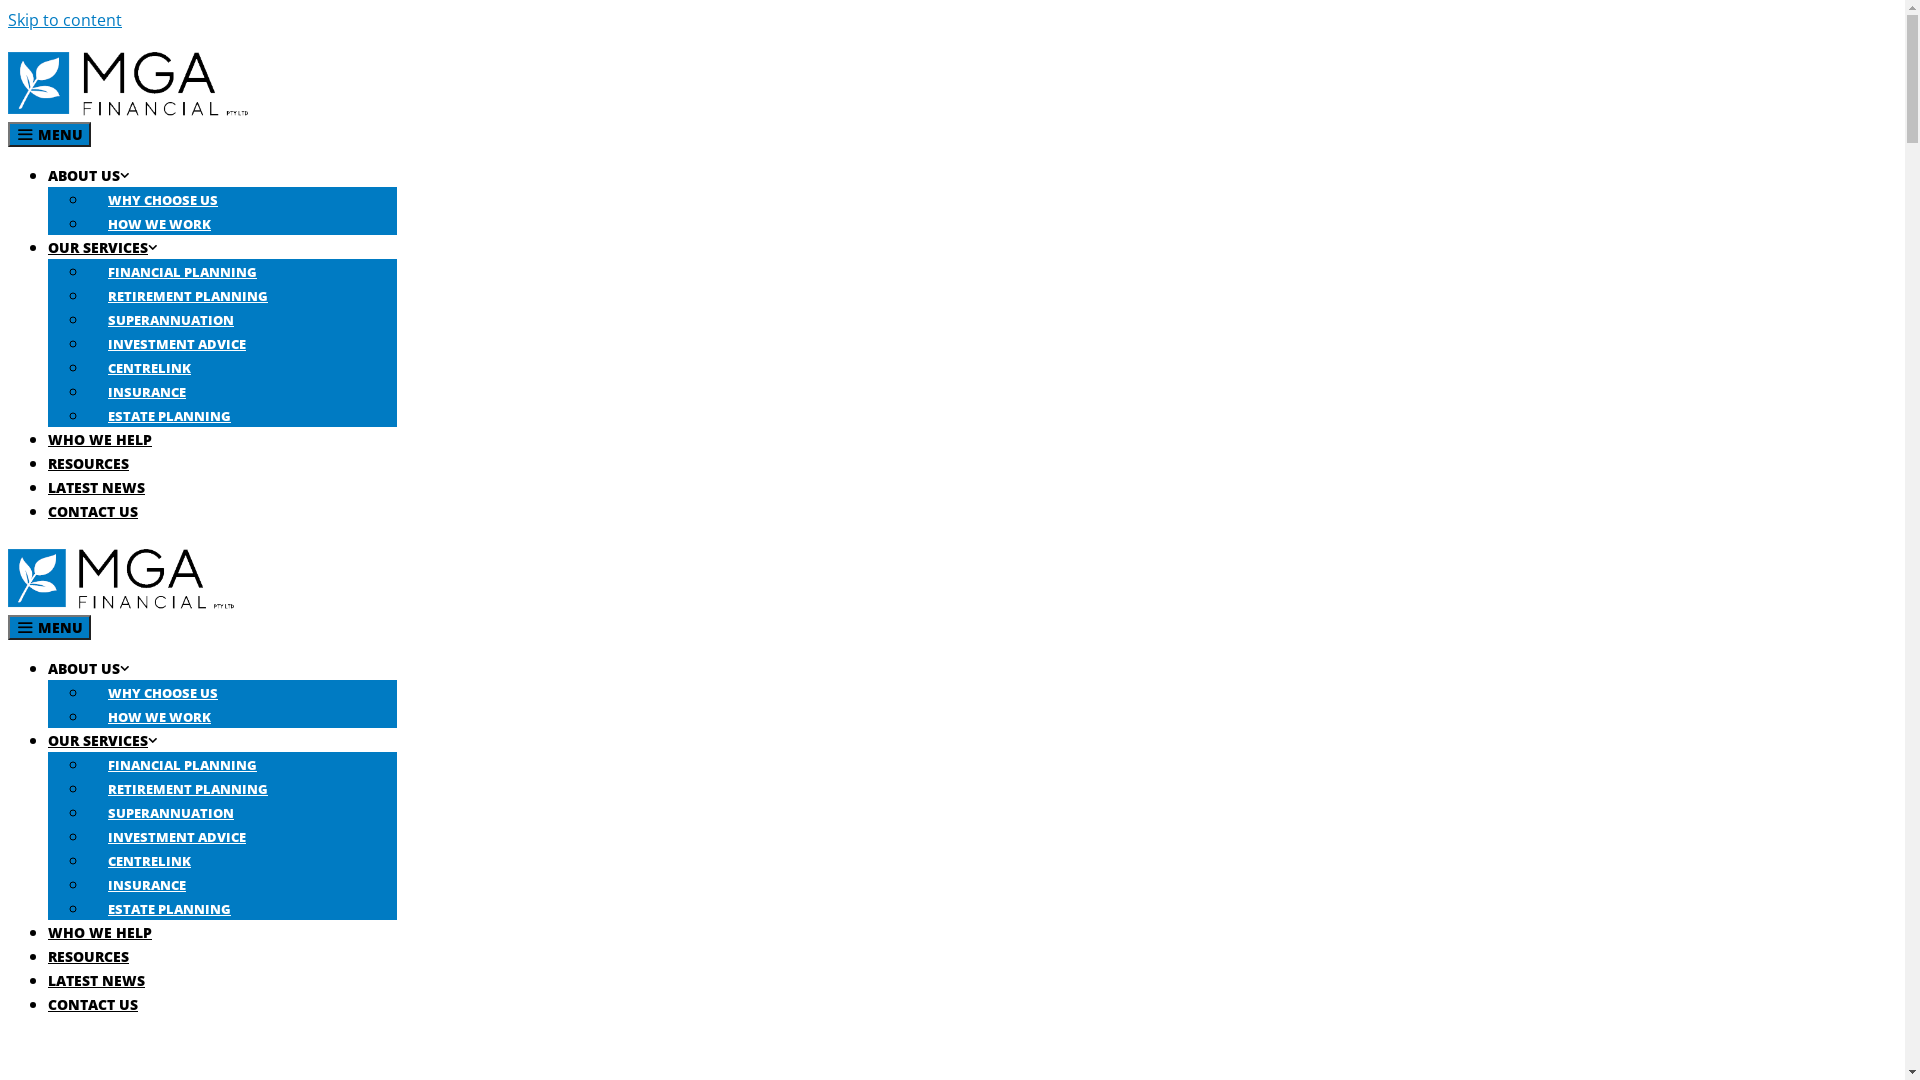 Image resolution: width=1920 pixels, height=1080 pixels. What do you see at coordinates (119, 602) in the screenshot?
I see `'MGA Financial'` at bounding box center [119, 602].